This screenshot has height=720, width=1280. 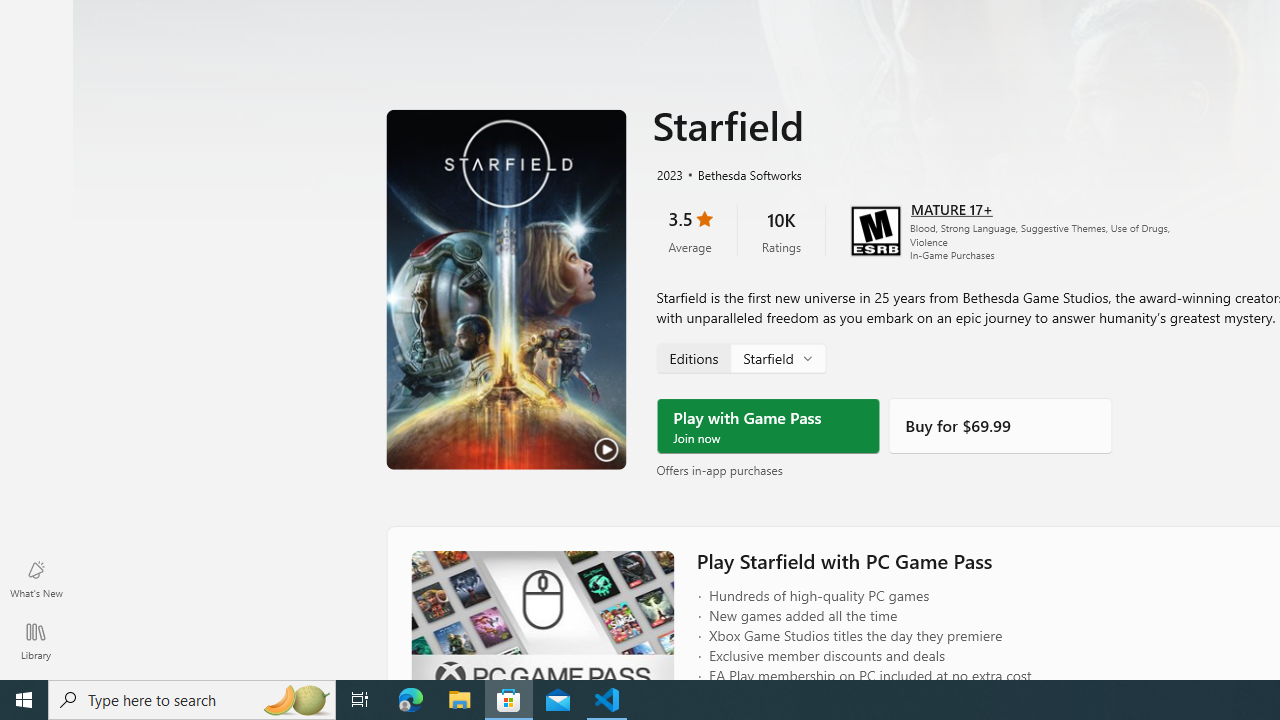 I want to click on 'Bethesda Softworks', so click(x=740, y=172).